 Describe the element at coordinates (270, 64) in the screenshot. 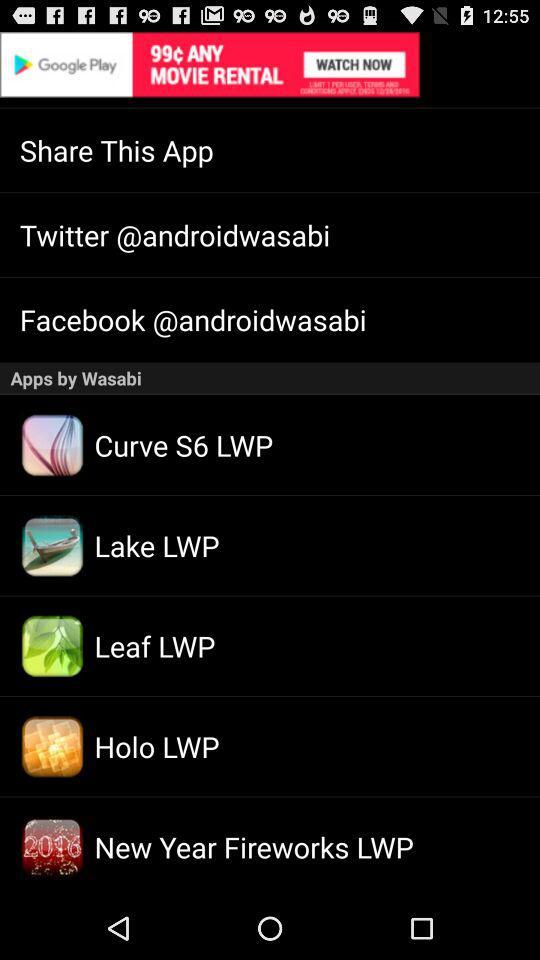

I see `connect to advertisement` at that location.